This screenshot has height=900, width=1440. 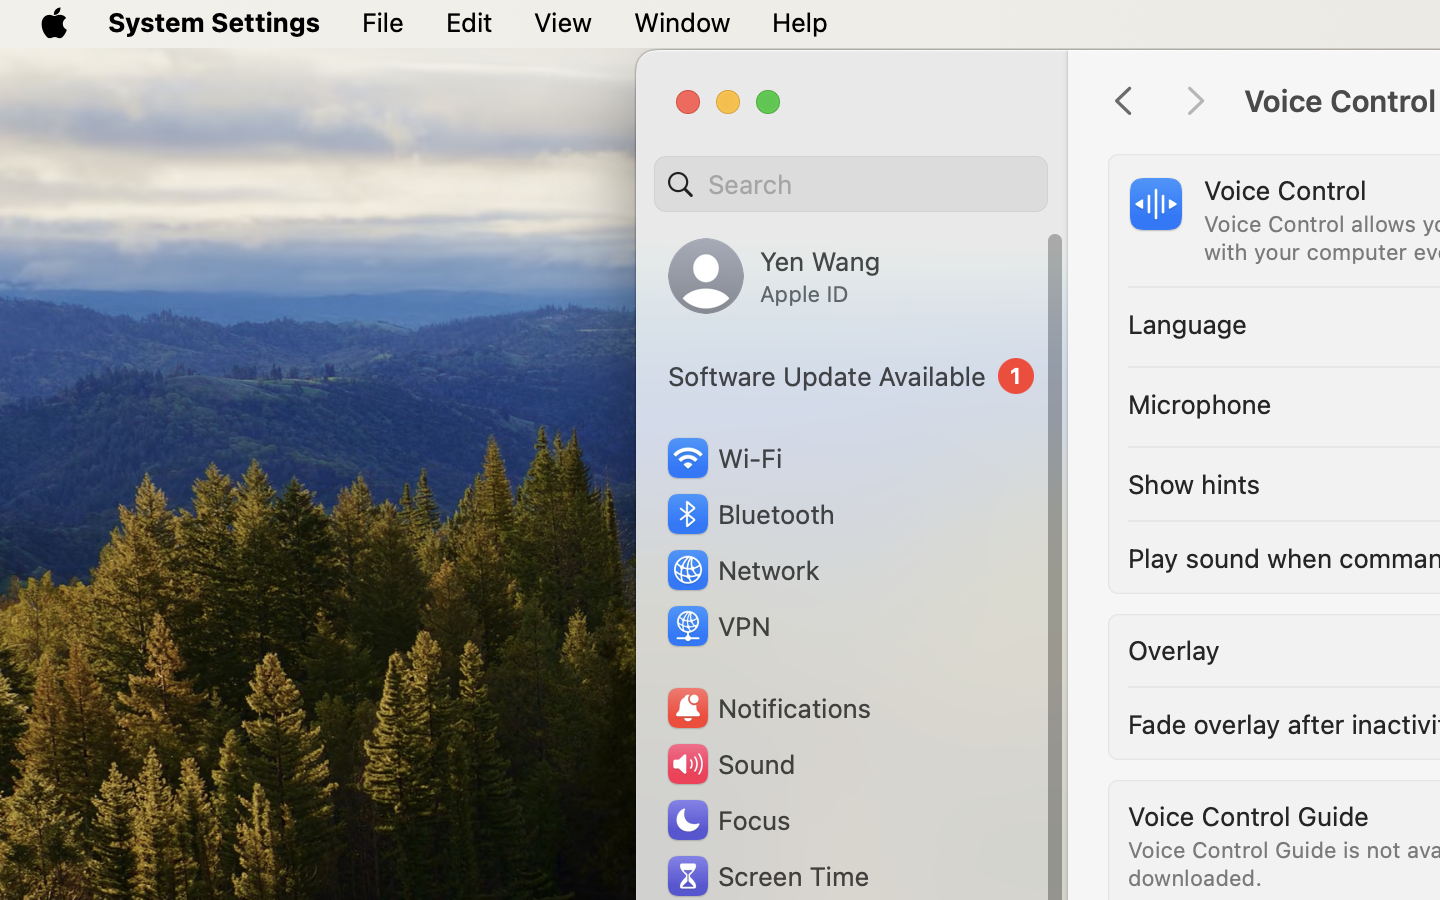 I want to click on 'Notifications', so click(x=766, y=707).